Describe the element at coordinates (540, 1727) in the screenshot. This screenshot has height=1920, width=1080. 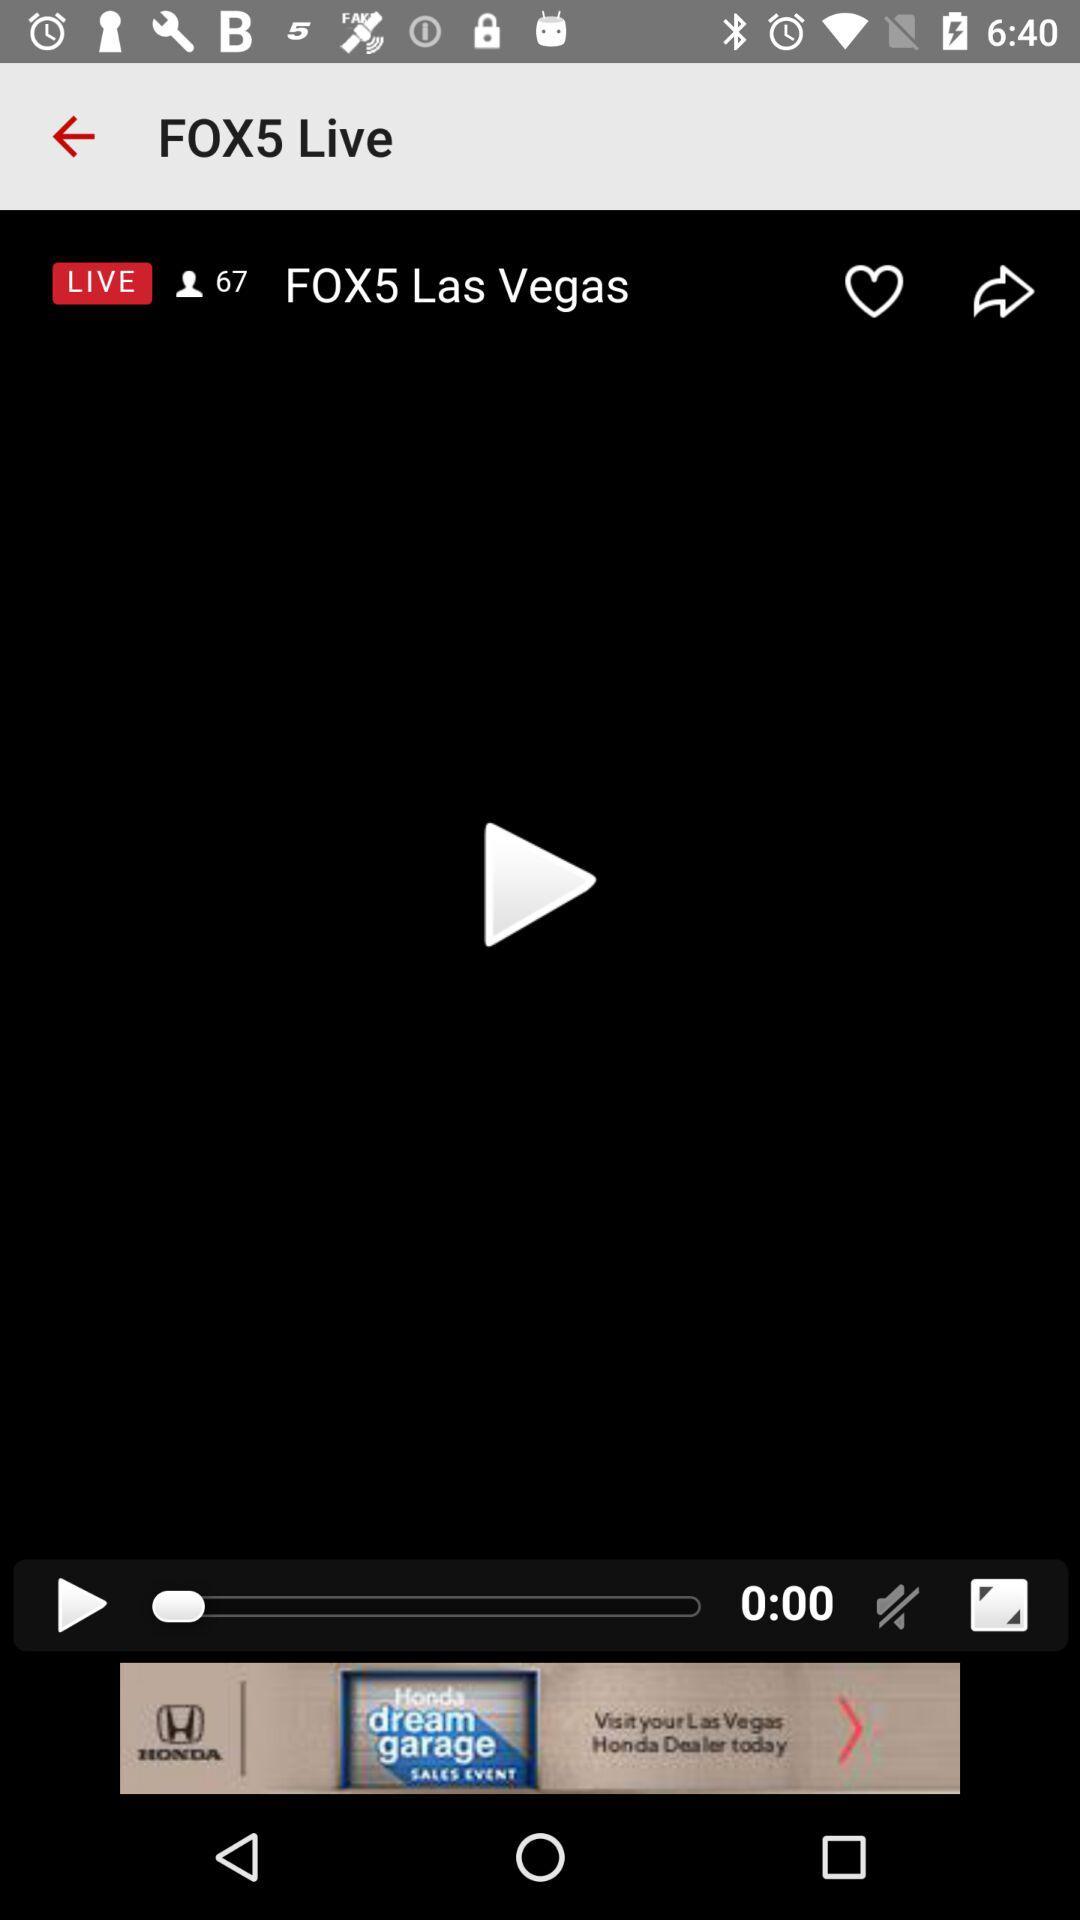
I see `advertisement` at that location.